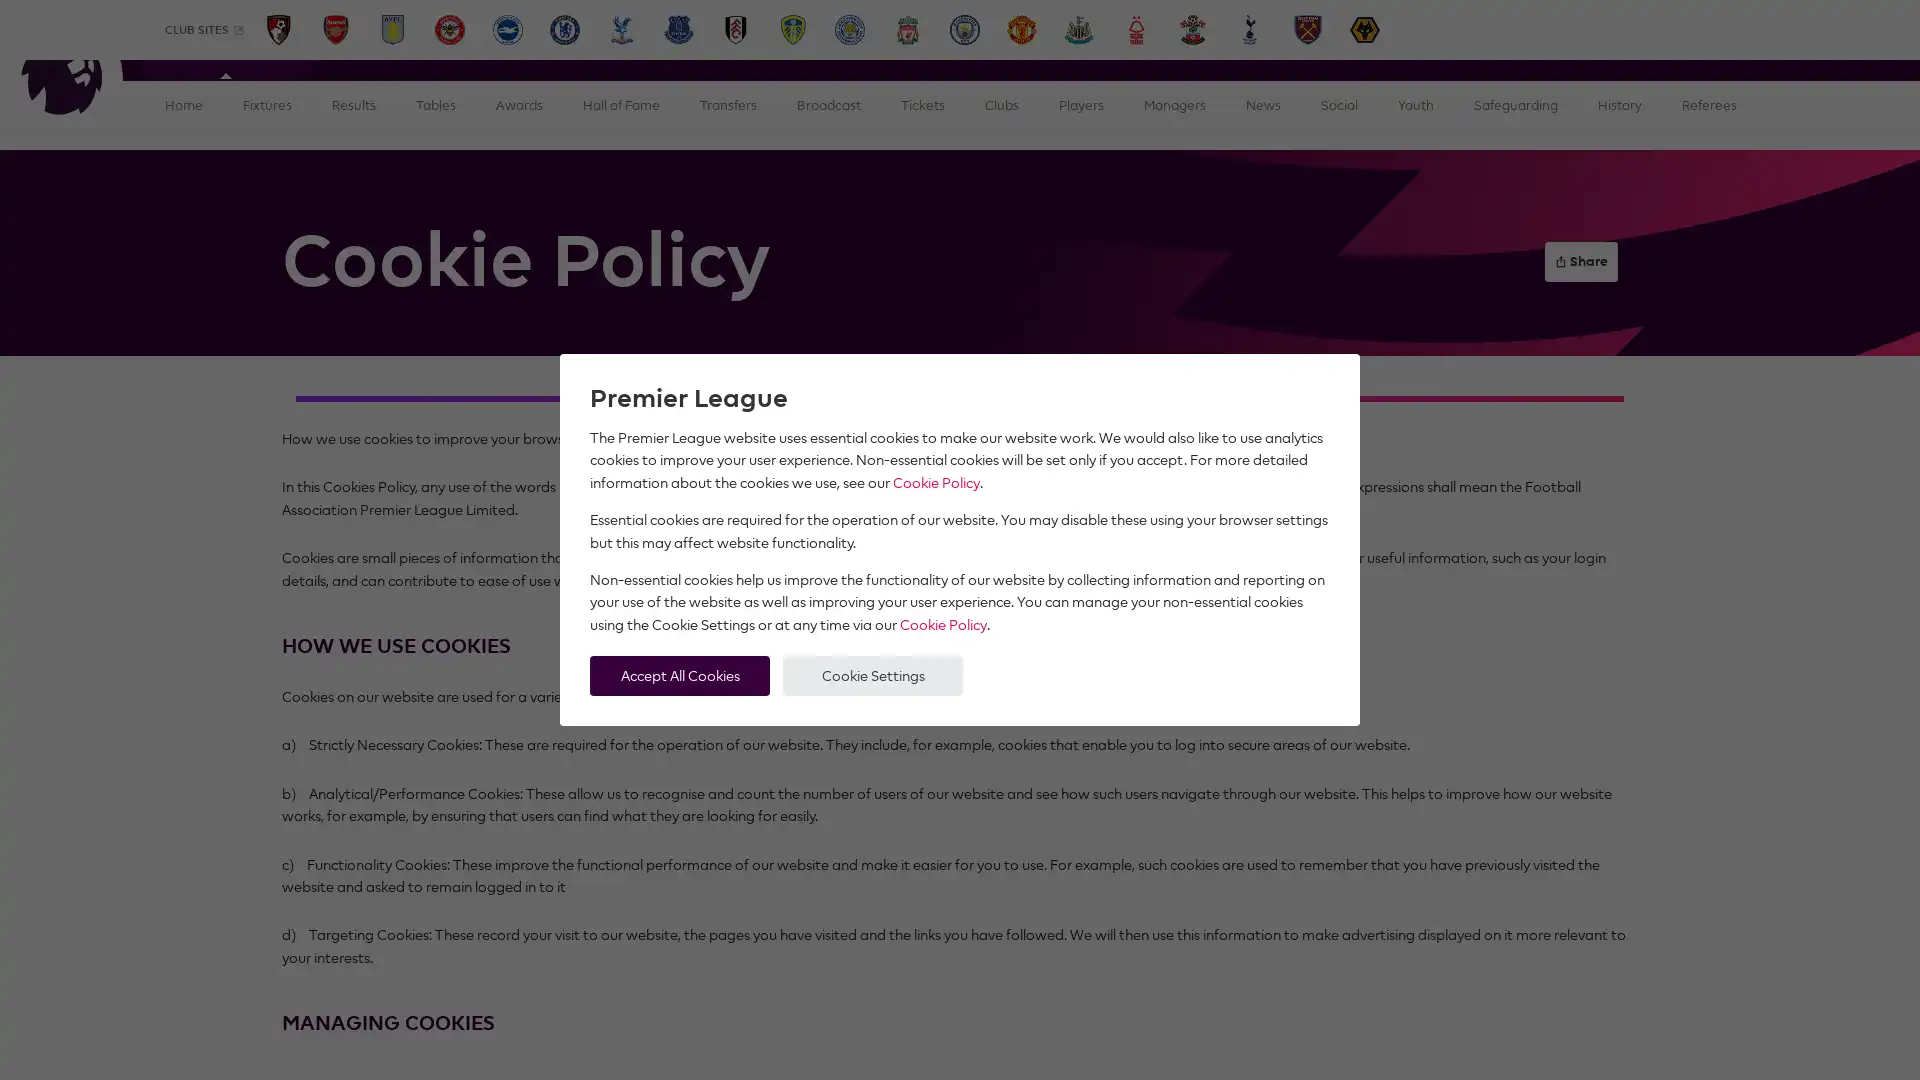 The width and height of the screenshot is (1920, 1080). I want to click on Accept All Cookies, so click(680, 675).